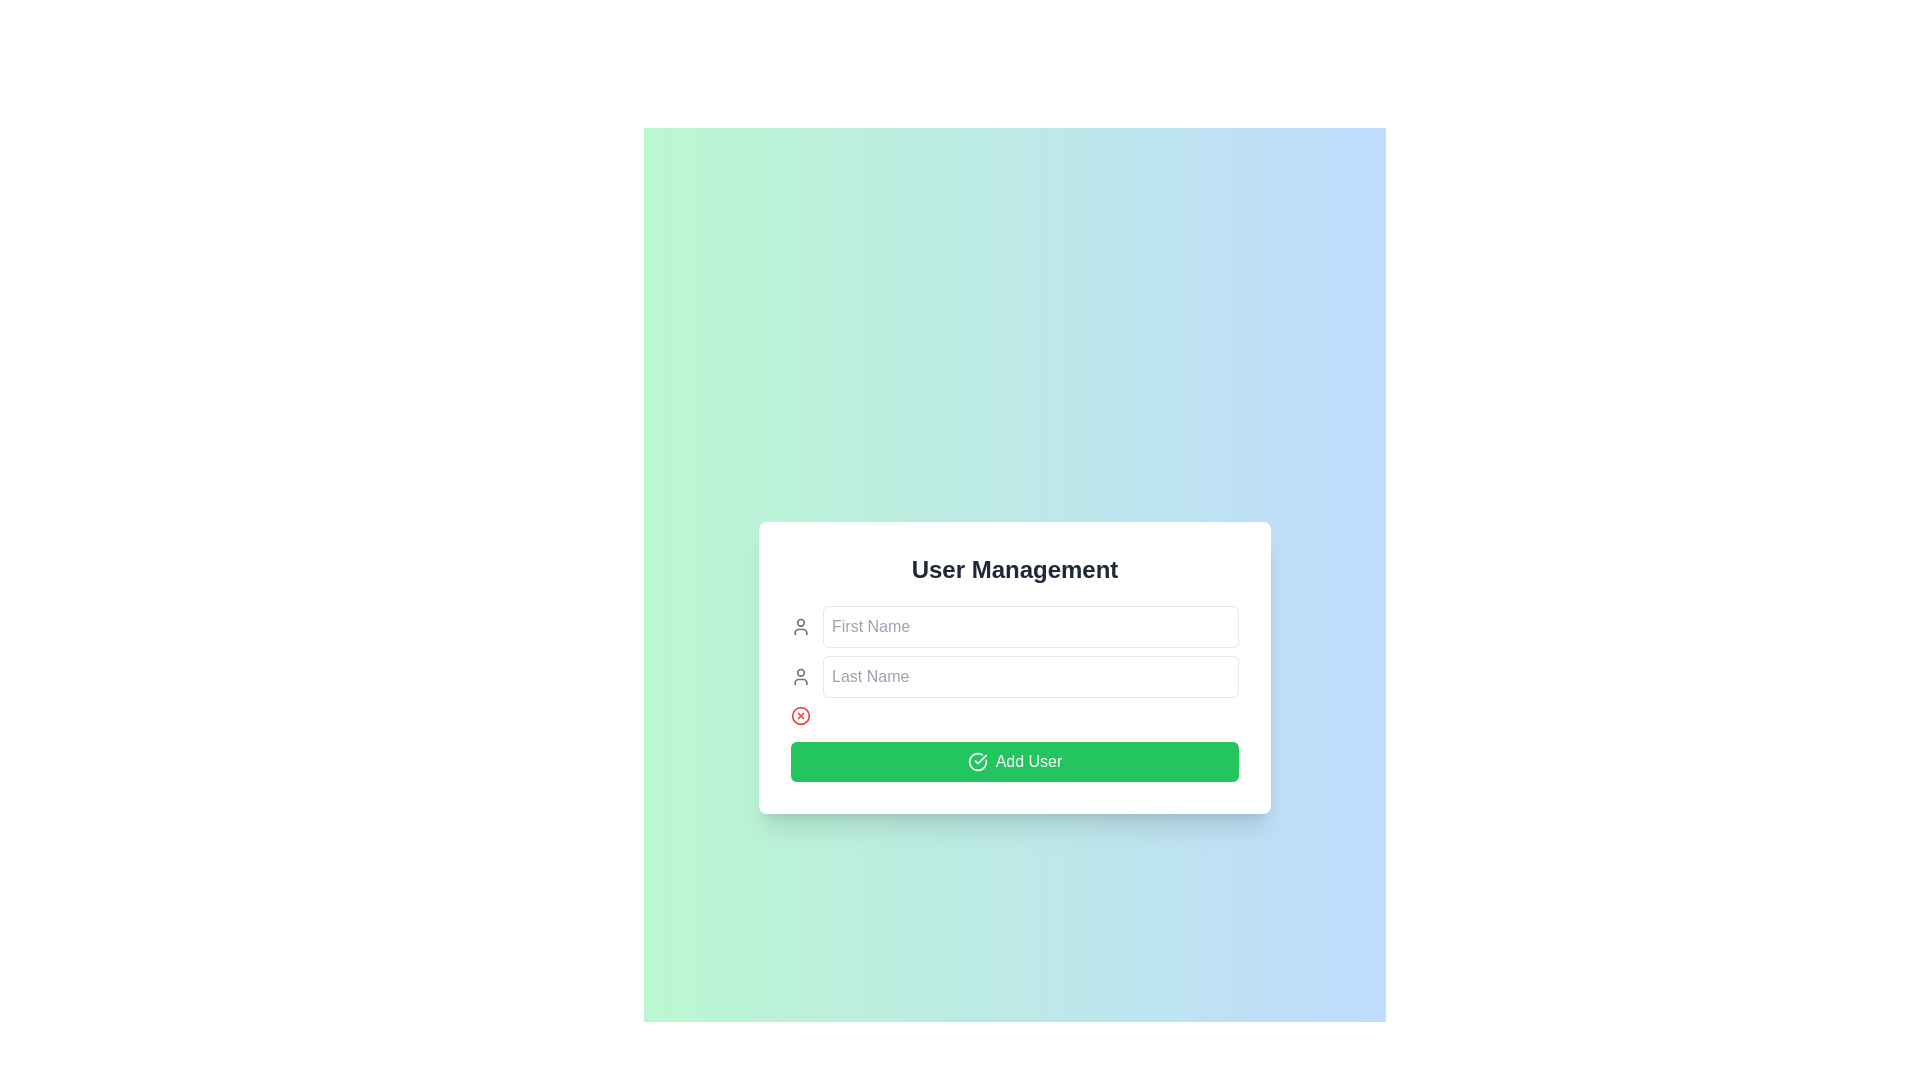  I want to click on the user icon represented by an outline of a person, located at the upper left of the 'First Name' input field, so click(801, 676).